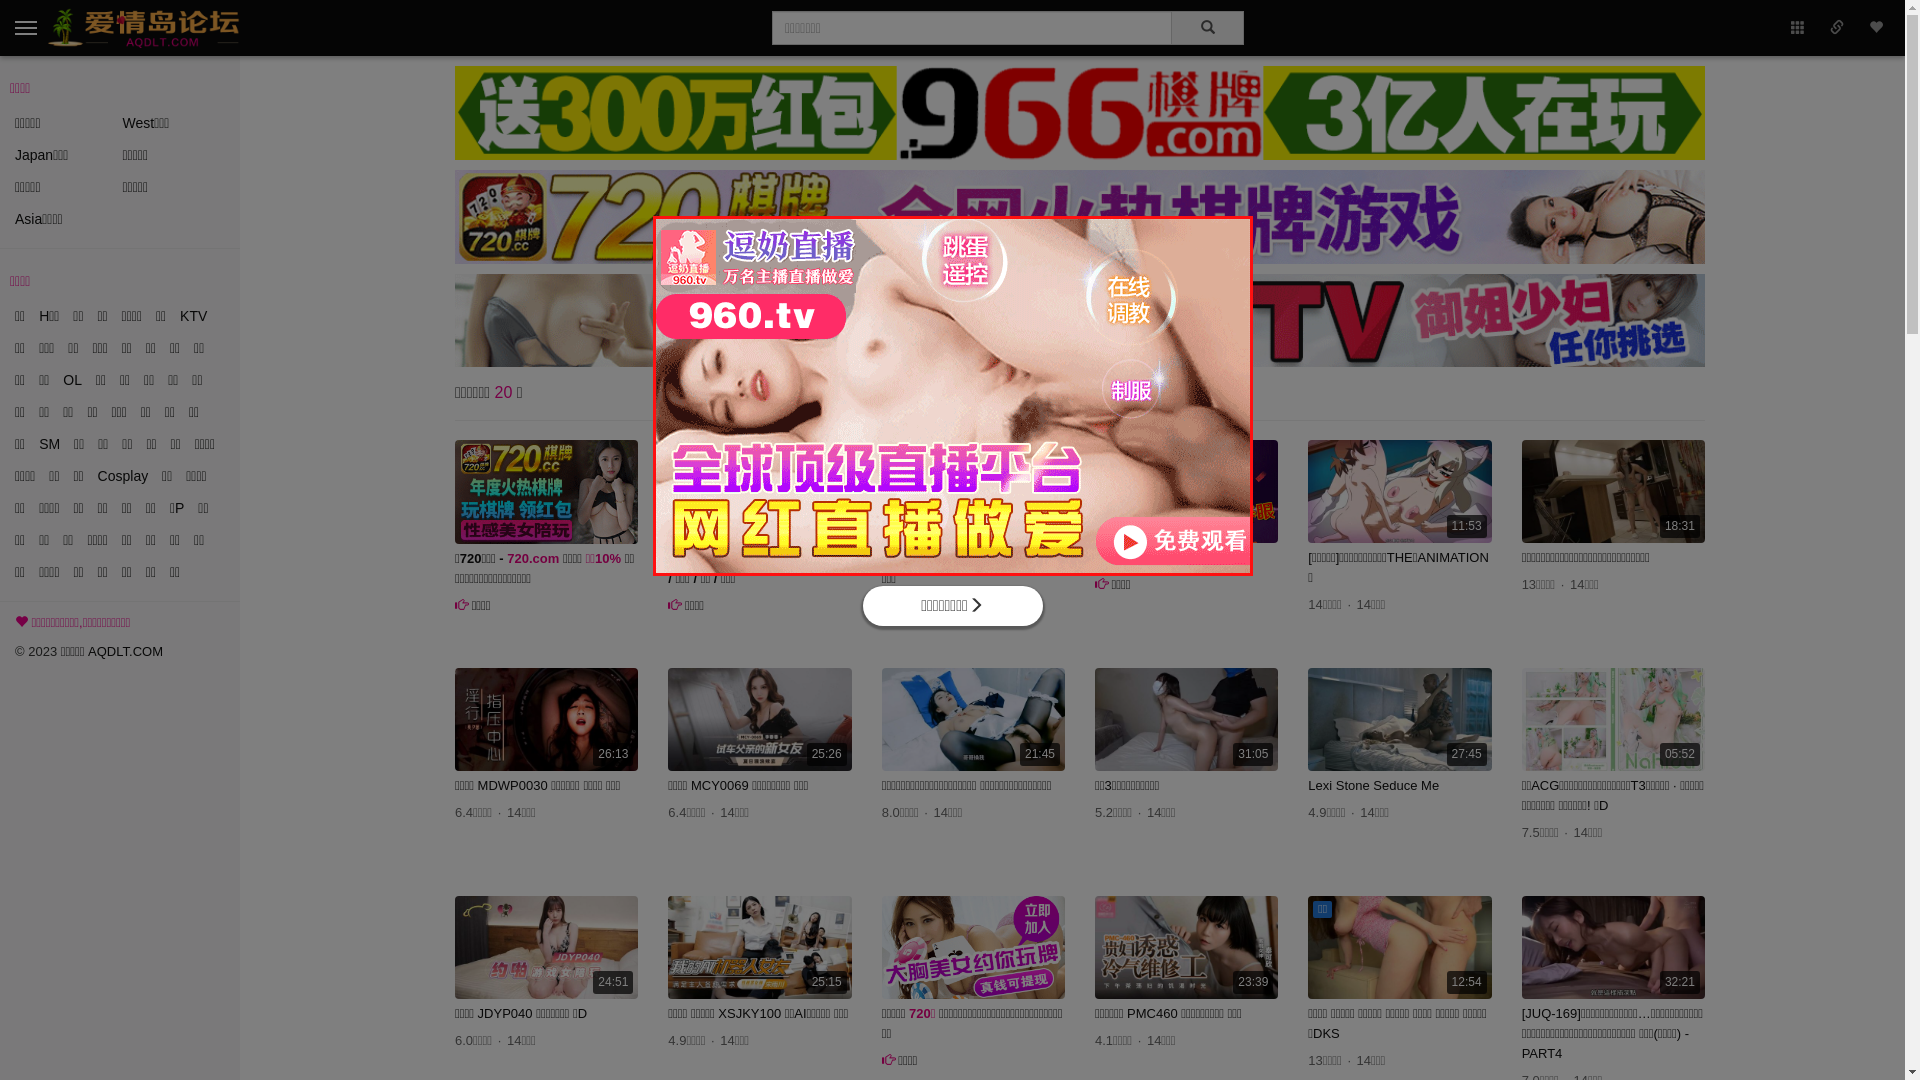 This screenshot has width=1920, height=1080. Describe the element at coordinates (1308, 718) in the screenshot. I see `'27:45'` at that location.